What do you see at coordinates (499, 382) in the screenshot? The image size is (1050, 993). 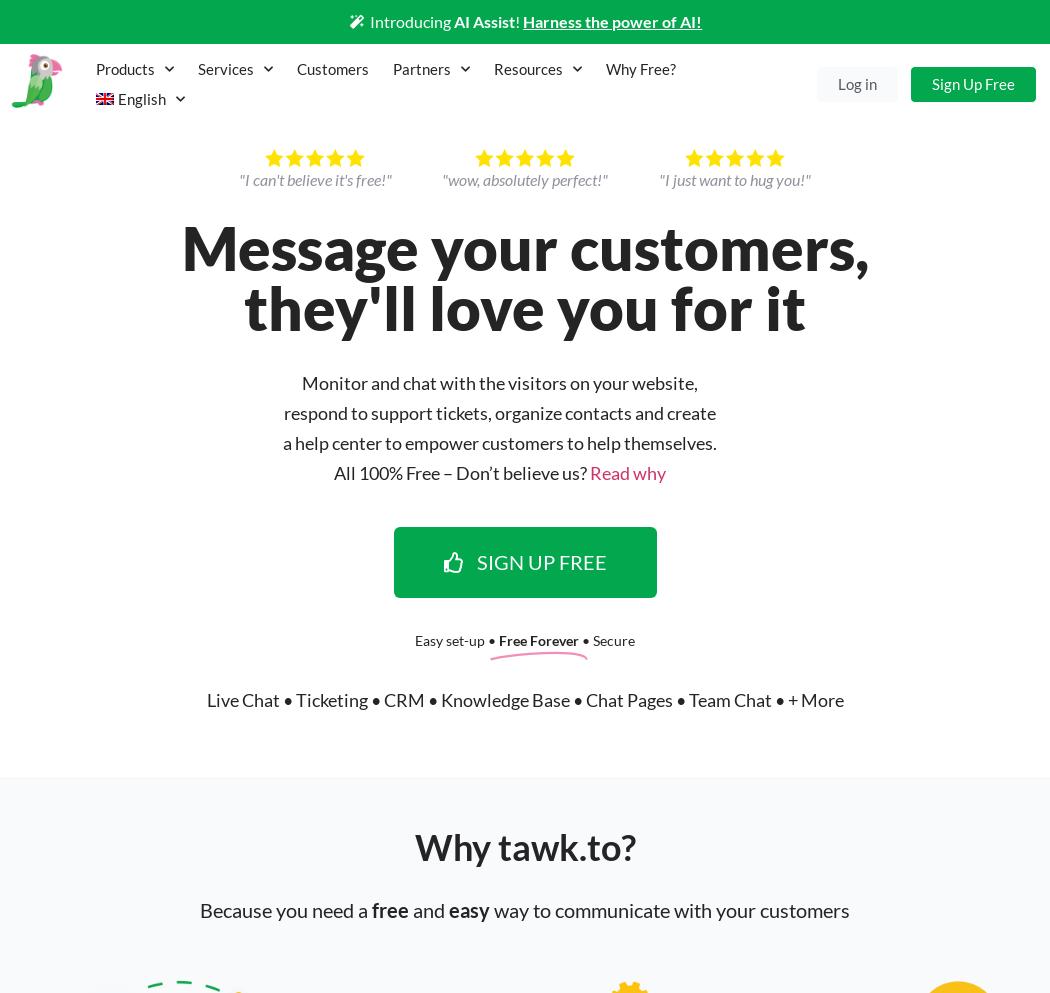 I see `'Monitor and chat with the visitors on your website,'` at bounding box center [499, 382].